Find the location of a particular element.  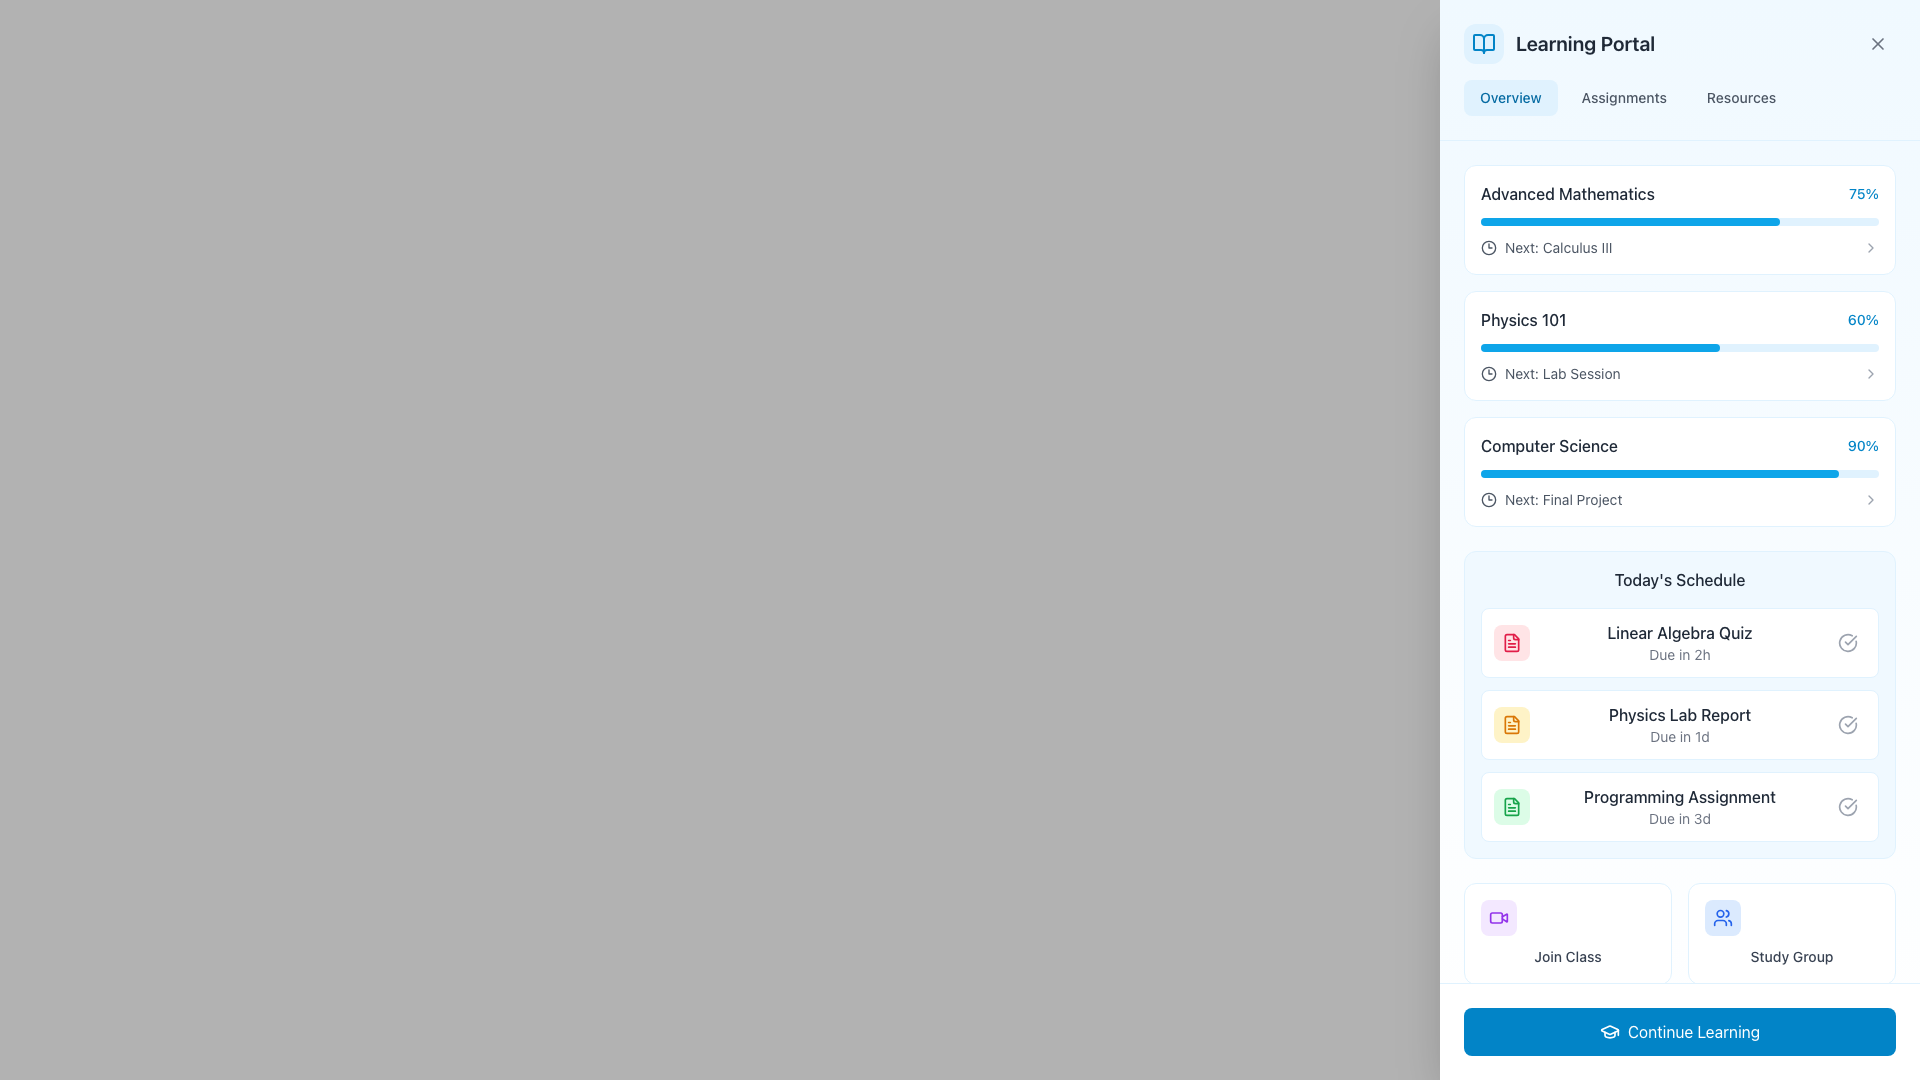

the static Text label displaying the progress percentage of the course 'Physics 101', located to the right of the course name and aligned horizontally with it is located at coordinates (1862, 319).